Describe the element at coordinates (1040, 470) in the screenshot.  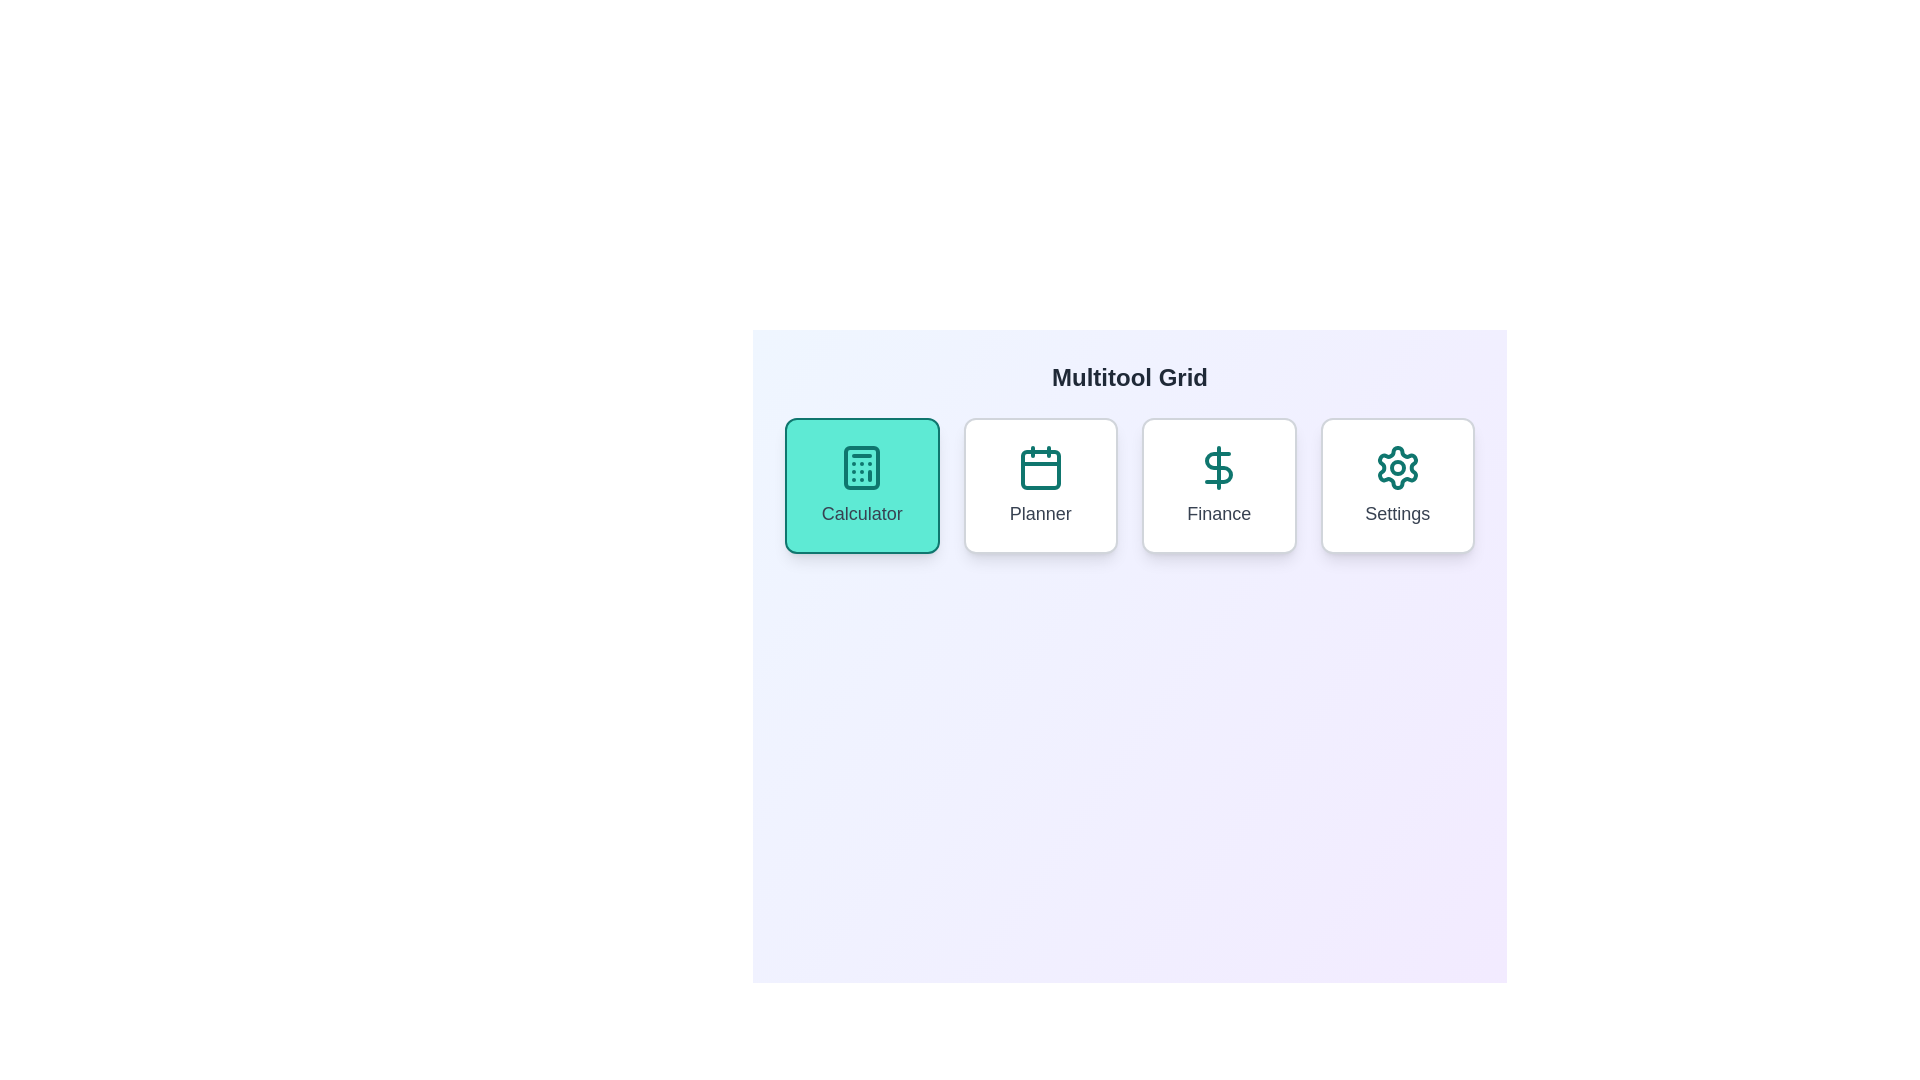
I see `the decorative graphical component located inside the calendar icon, which is the second item in the row of four icons labeled 'Planner'` at that location.